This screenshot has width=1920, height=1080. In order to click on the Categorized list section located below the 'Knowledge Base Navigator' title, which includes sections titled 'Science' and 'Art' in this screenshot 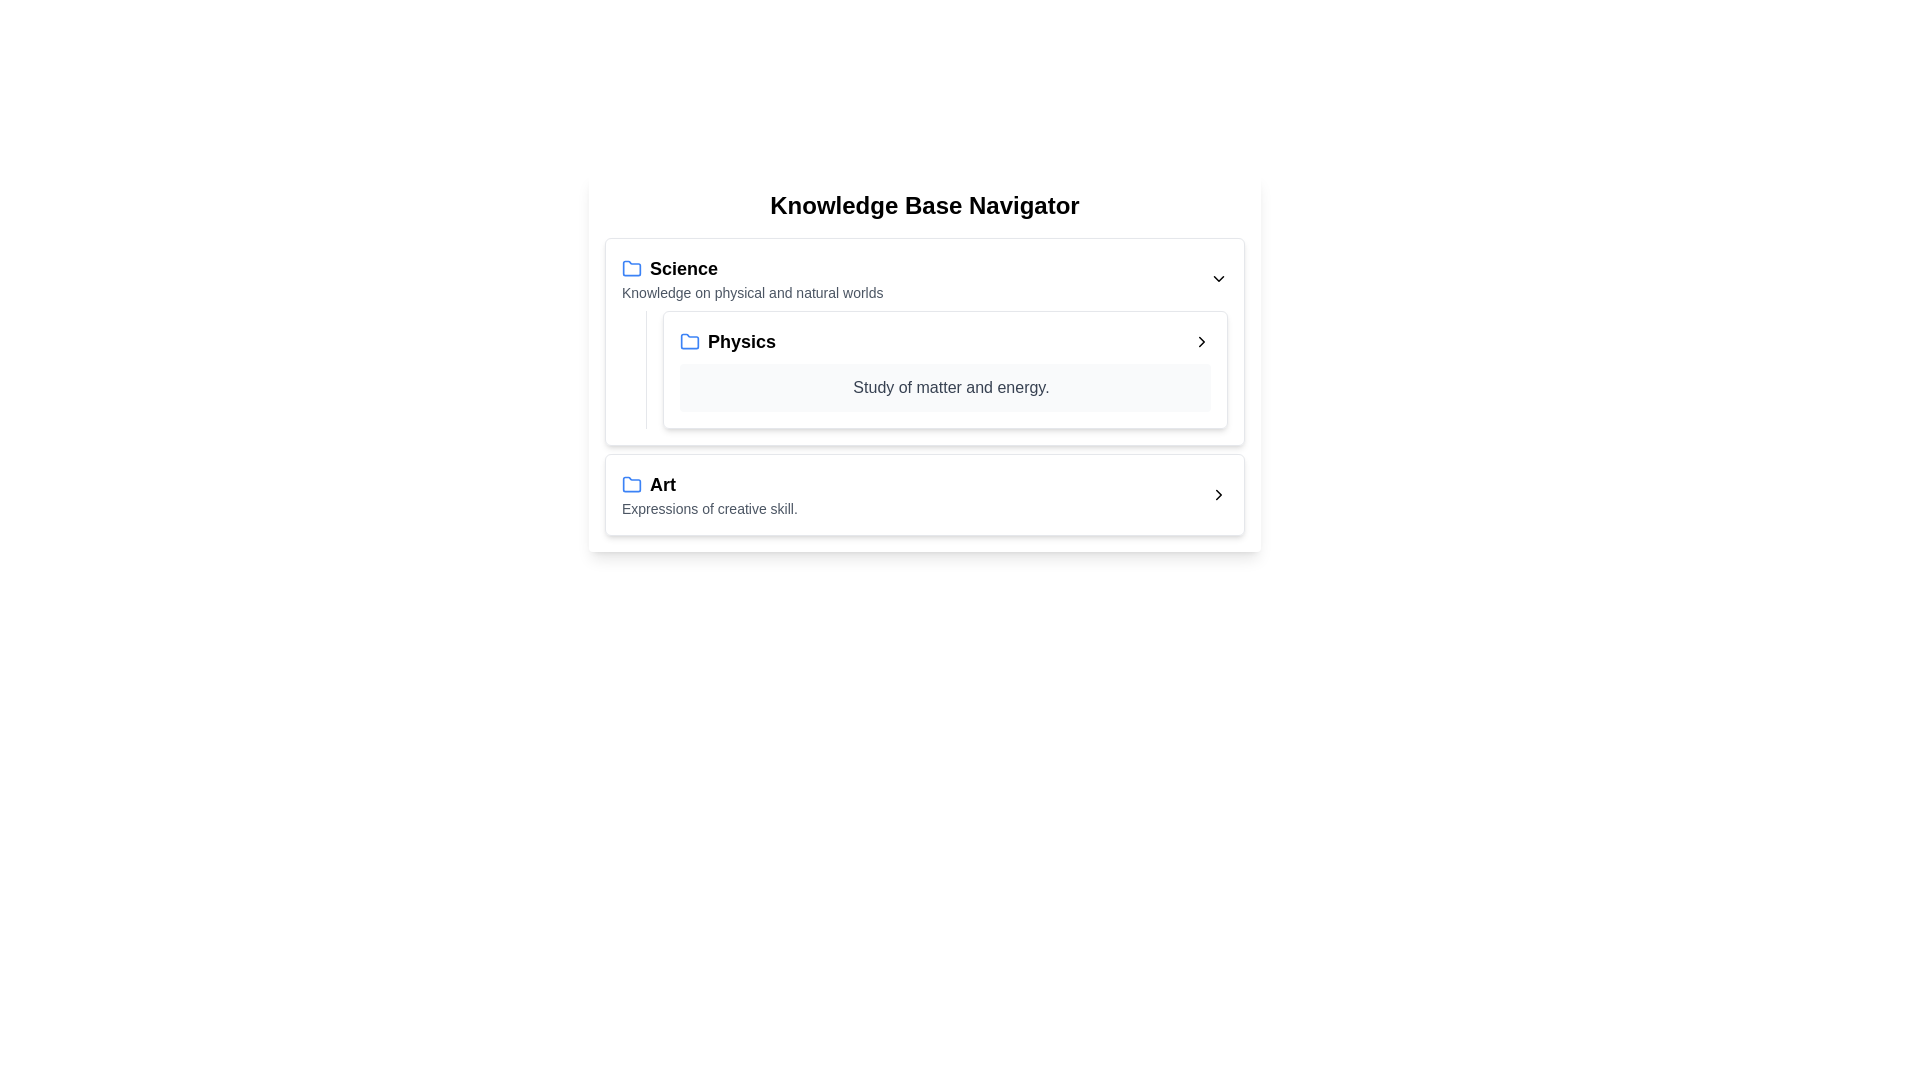, I will do `click(924, 386)`.